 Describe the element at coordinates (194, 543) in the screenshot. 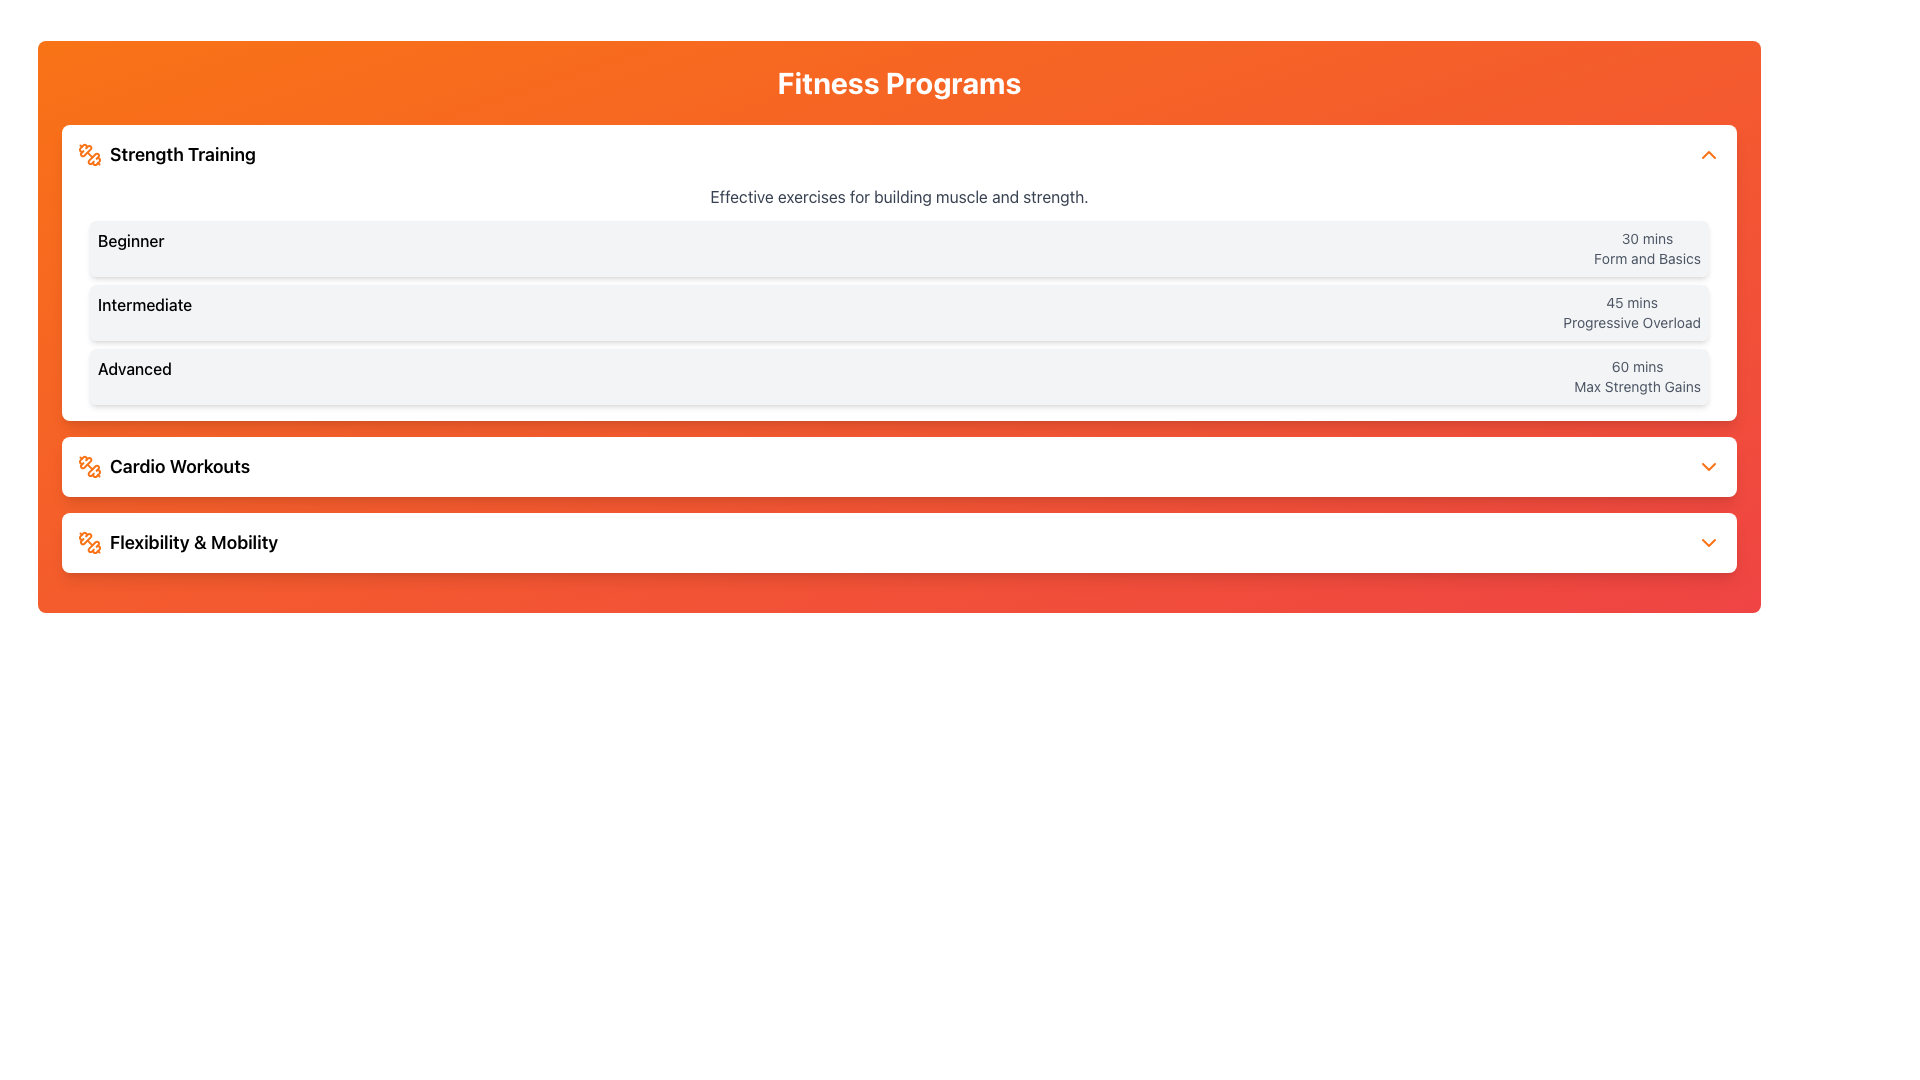

I see `the text label 'Flexibility & Mobility'` at that location.